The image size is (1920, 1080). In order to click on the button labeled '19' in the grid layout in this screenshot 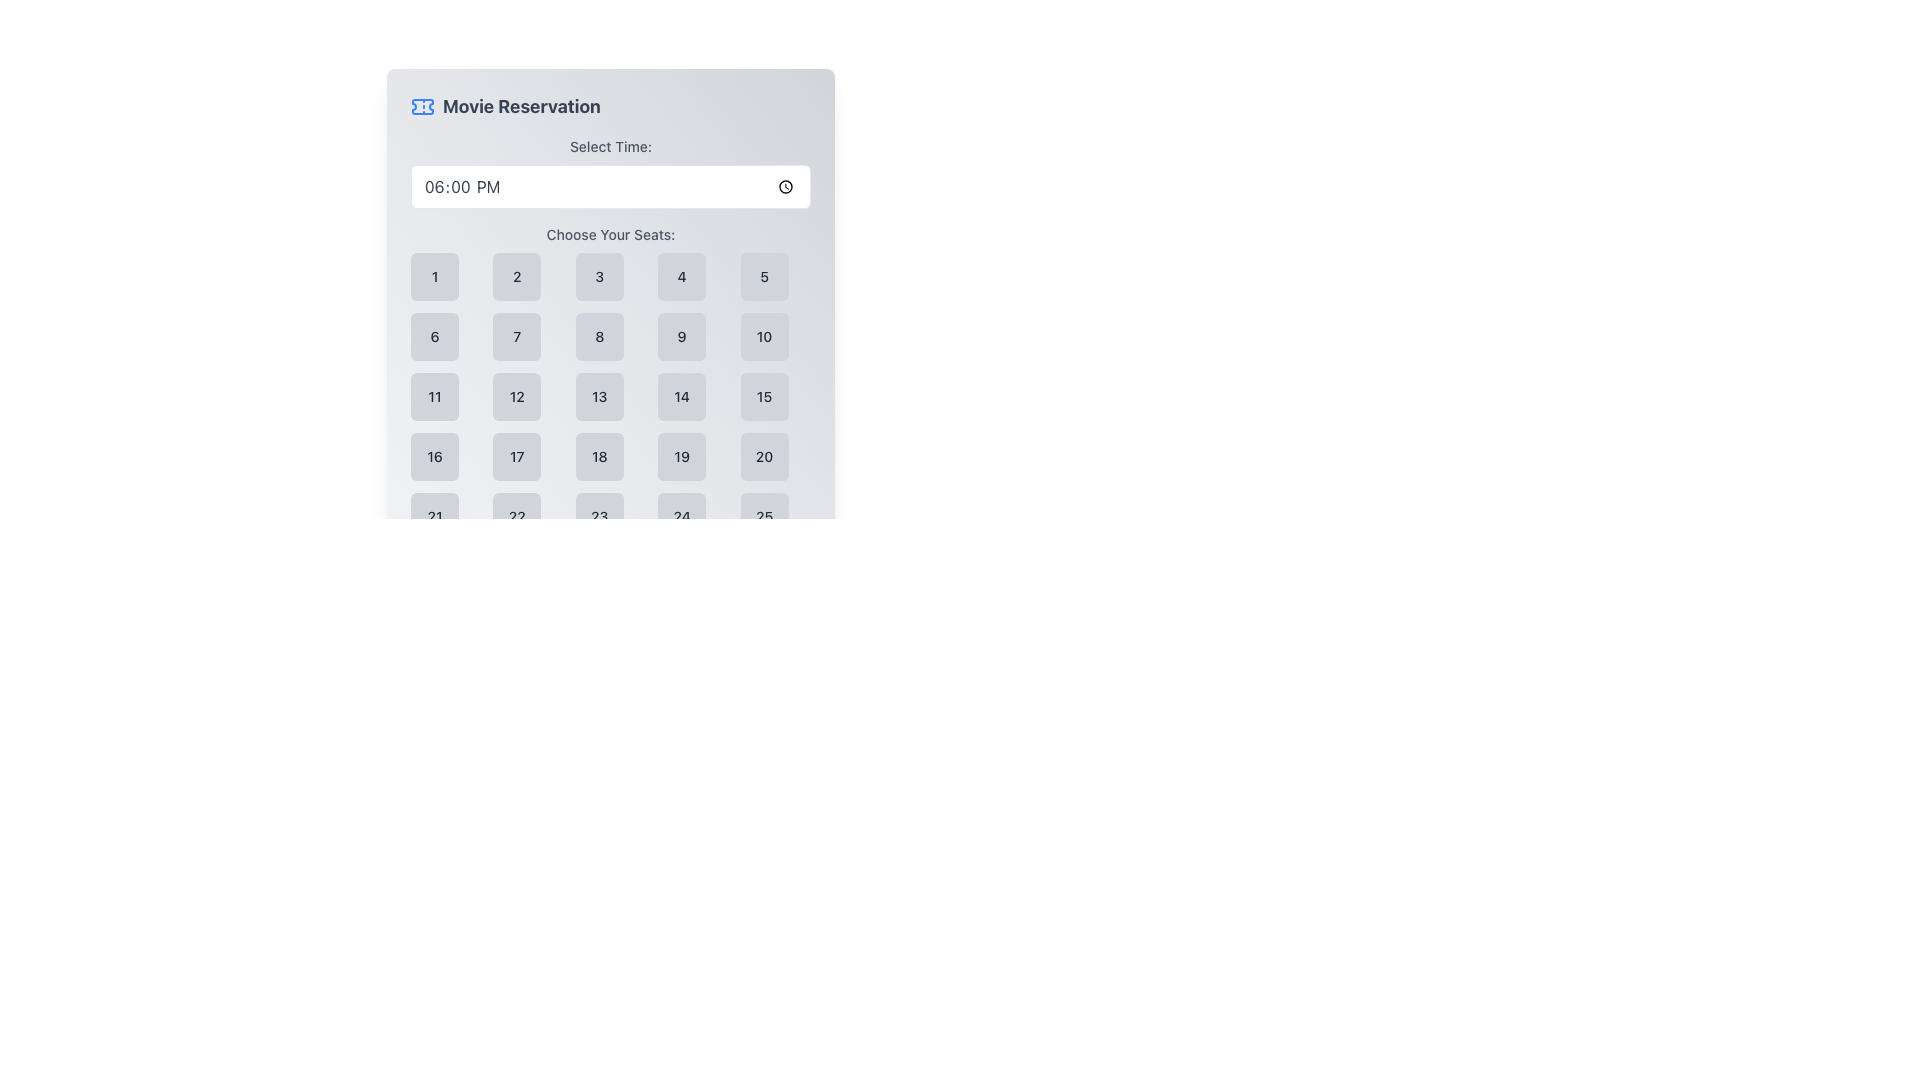, I will do `click(682, 456)`.